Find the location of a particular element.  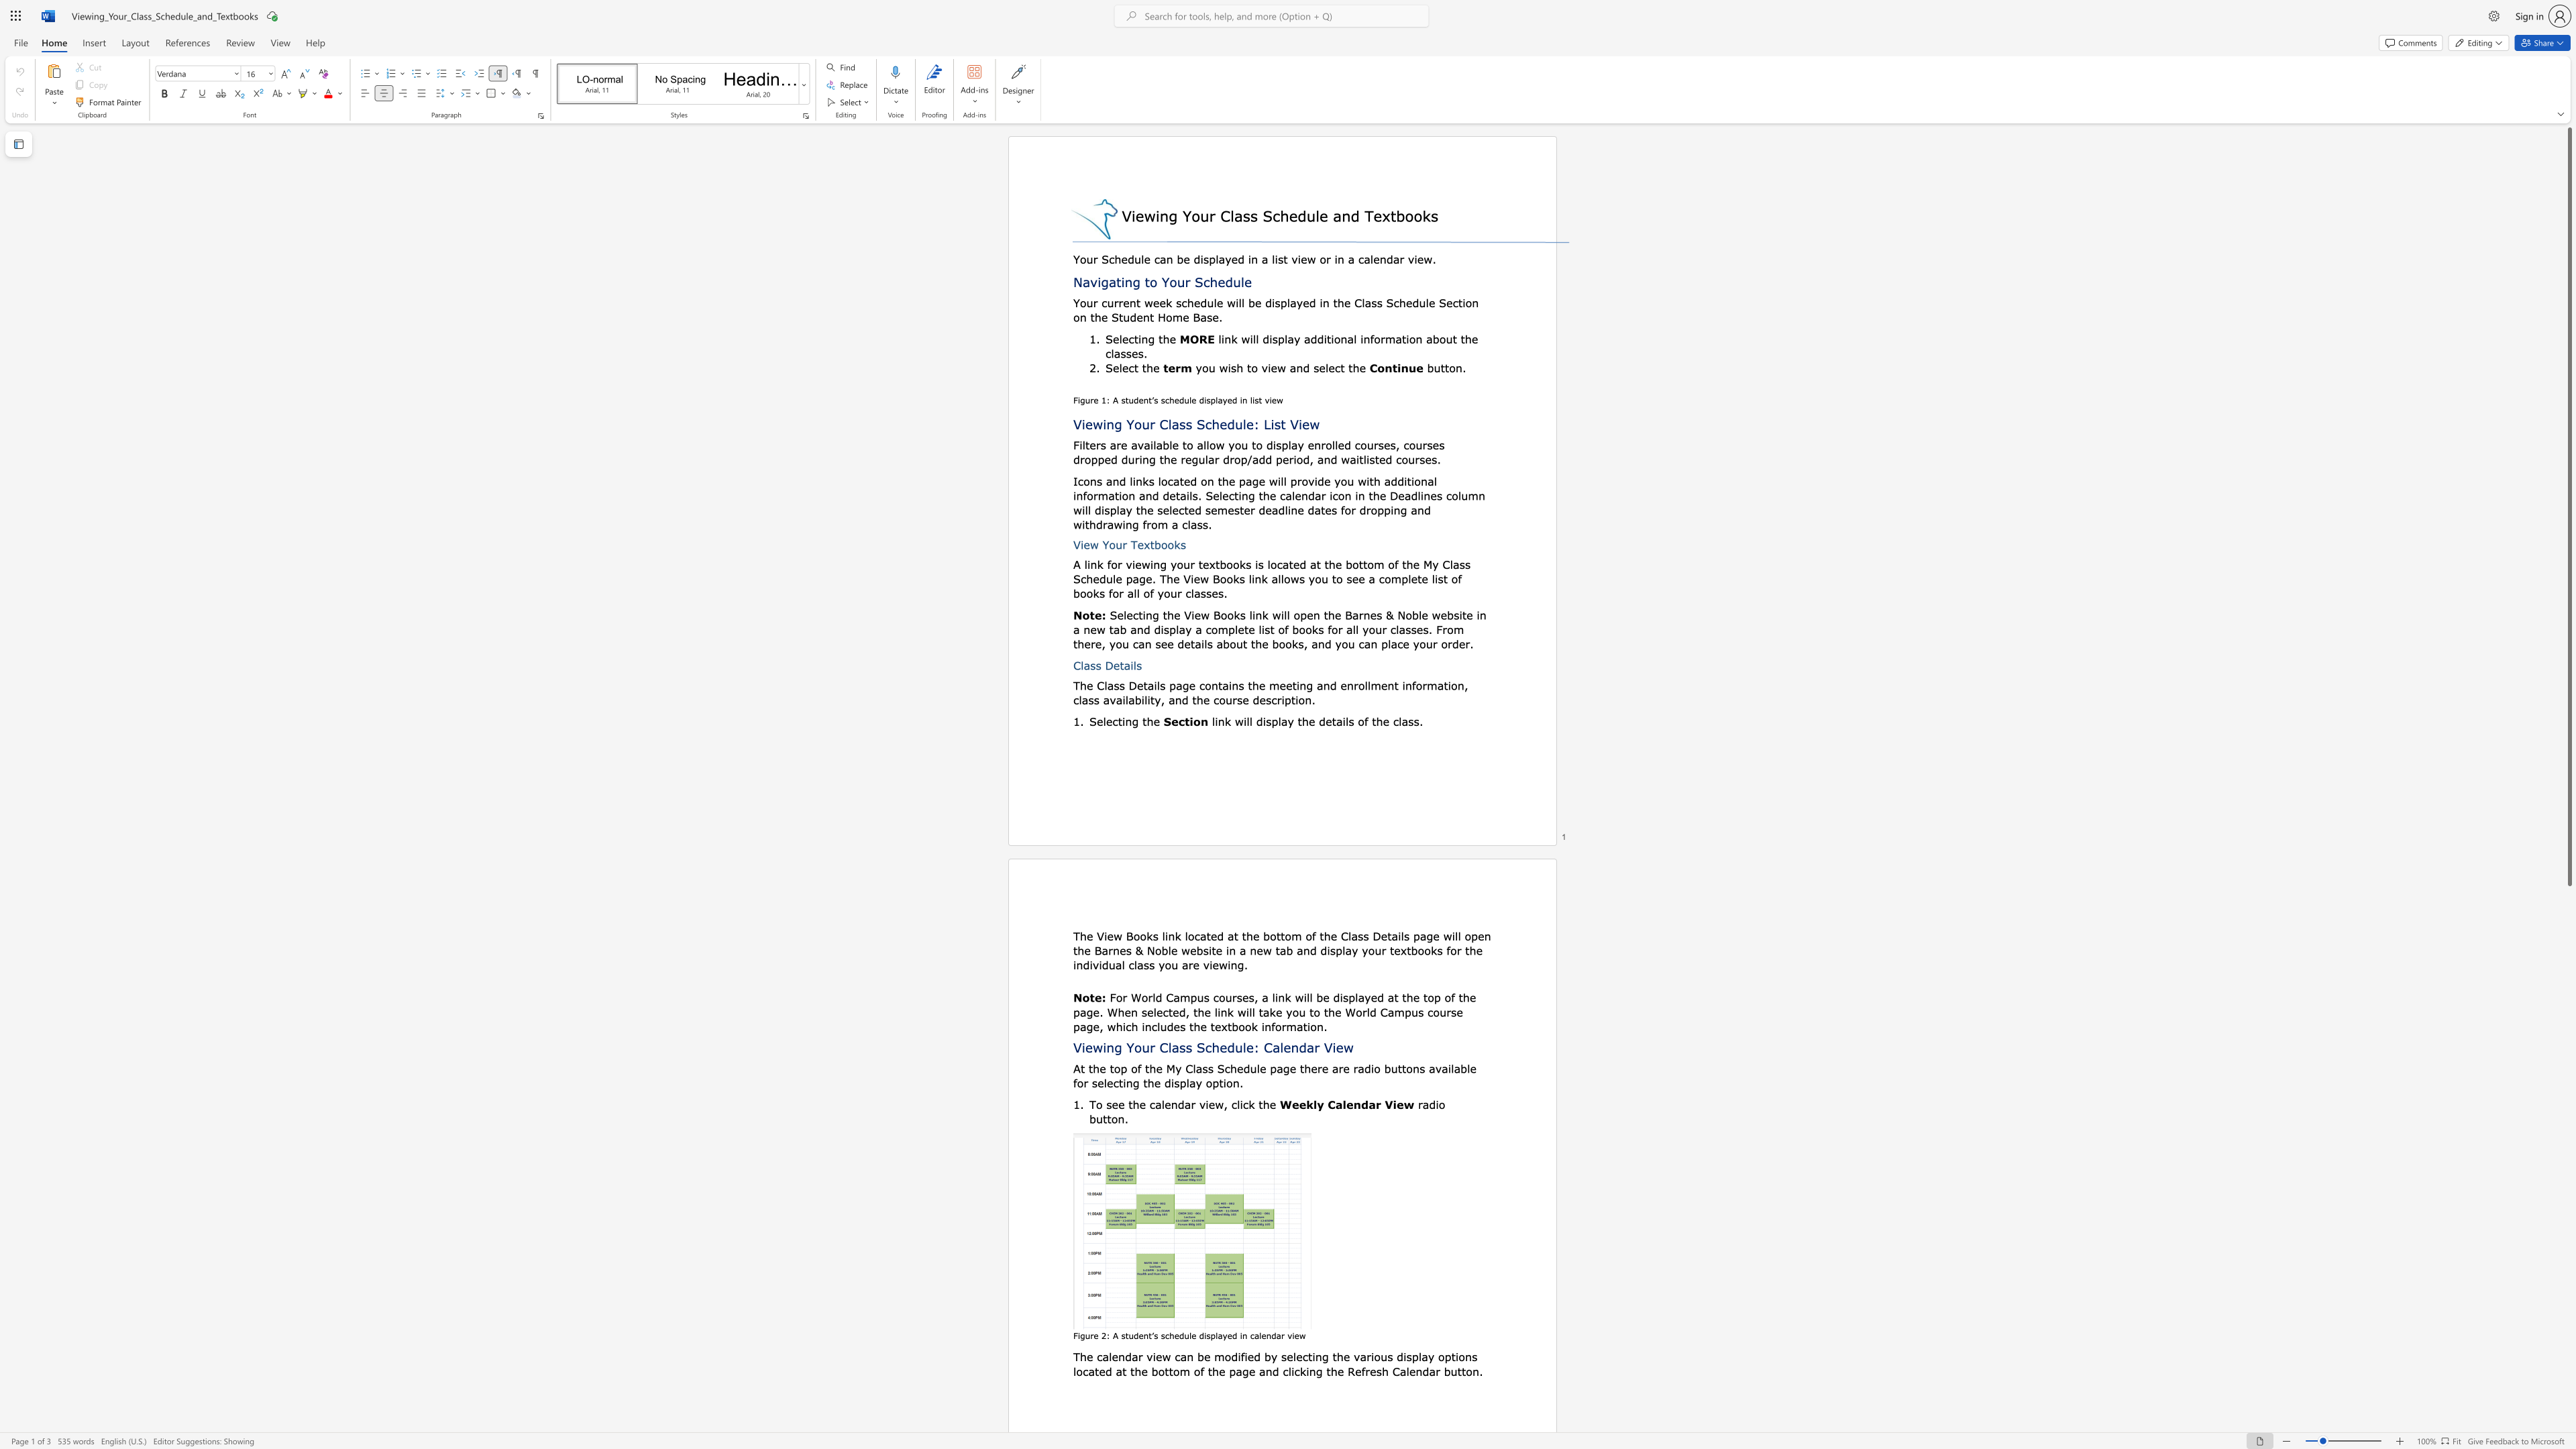

the scrollbar to slide the page down is located at coordinates (2568, 1374).